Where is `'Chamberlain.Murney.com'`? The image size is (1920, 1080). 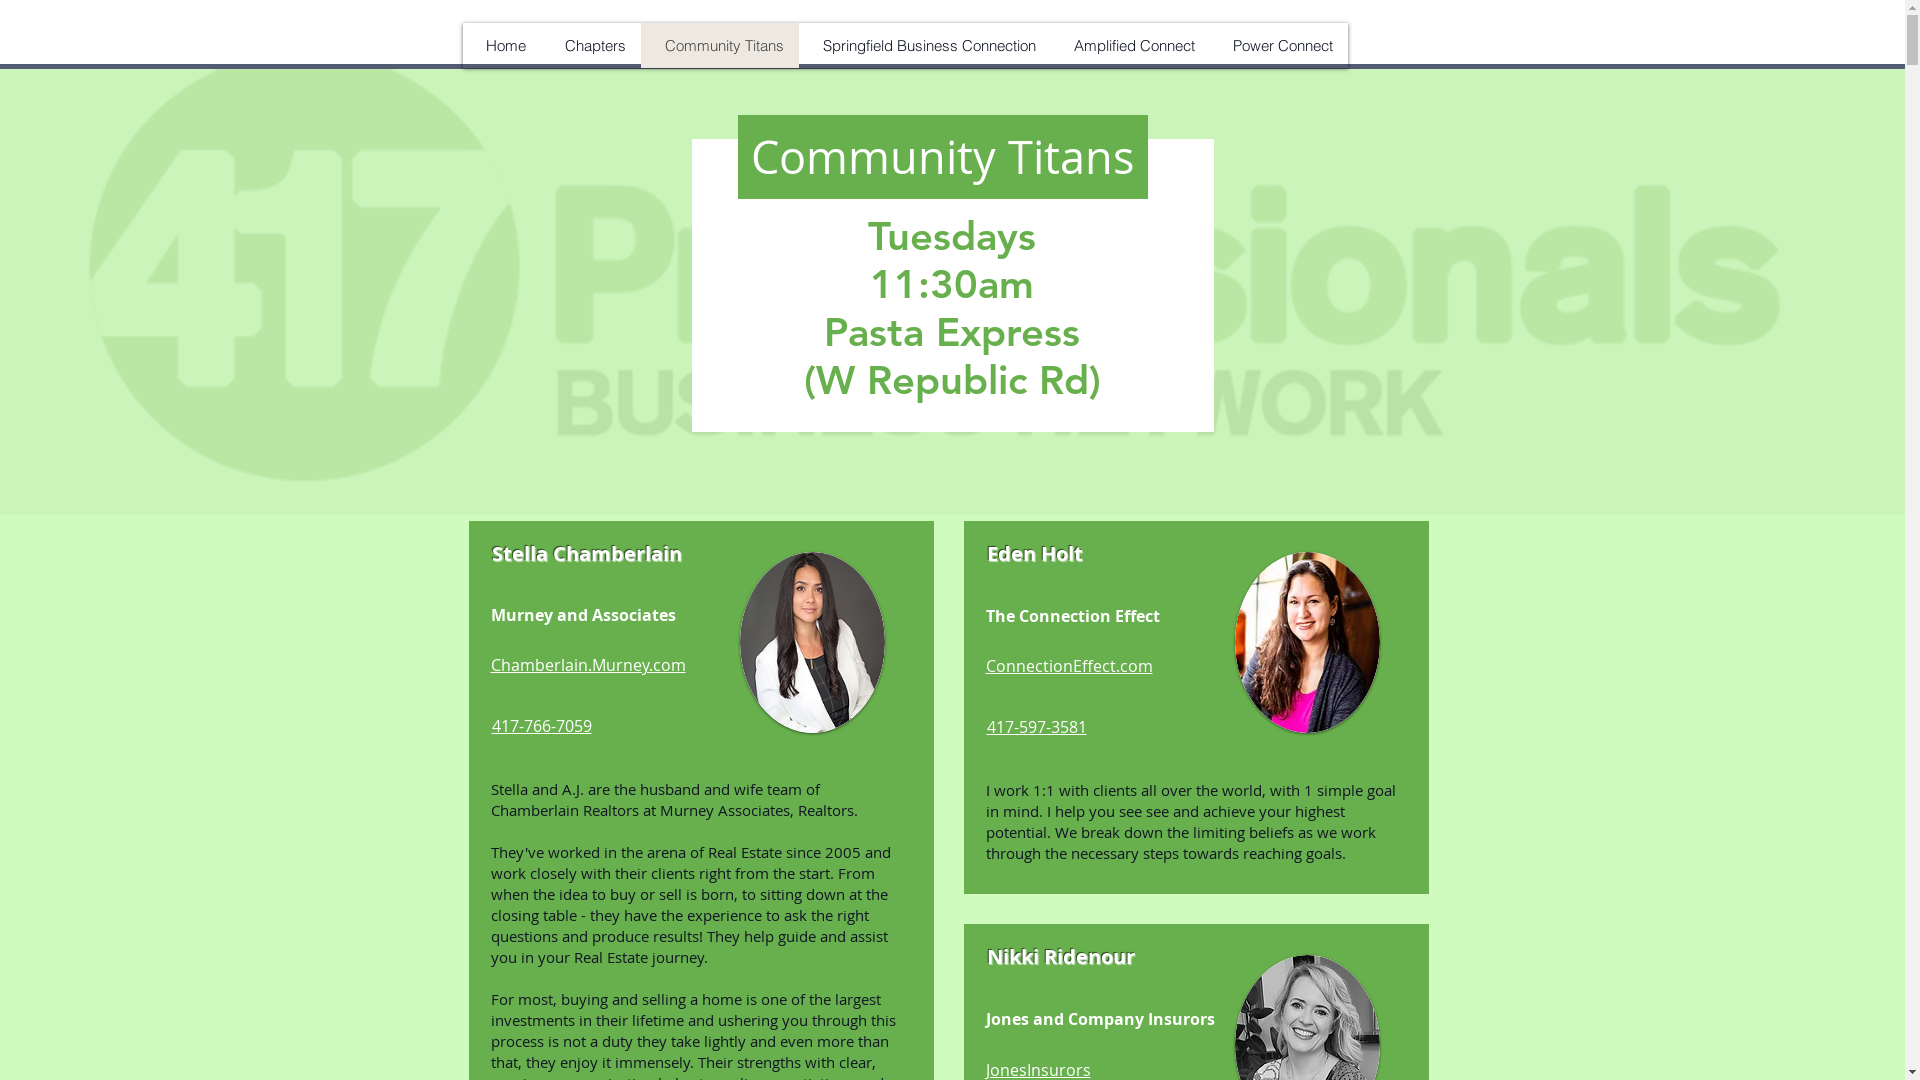
'Chamberlain.Murney.com' is located at coordinates (489, 664).